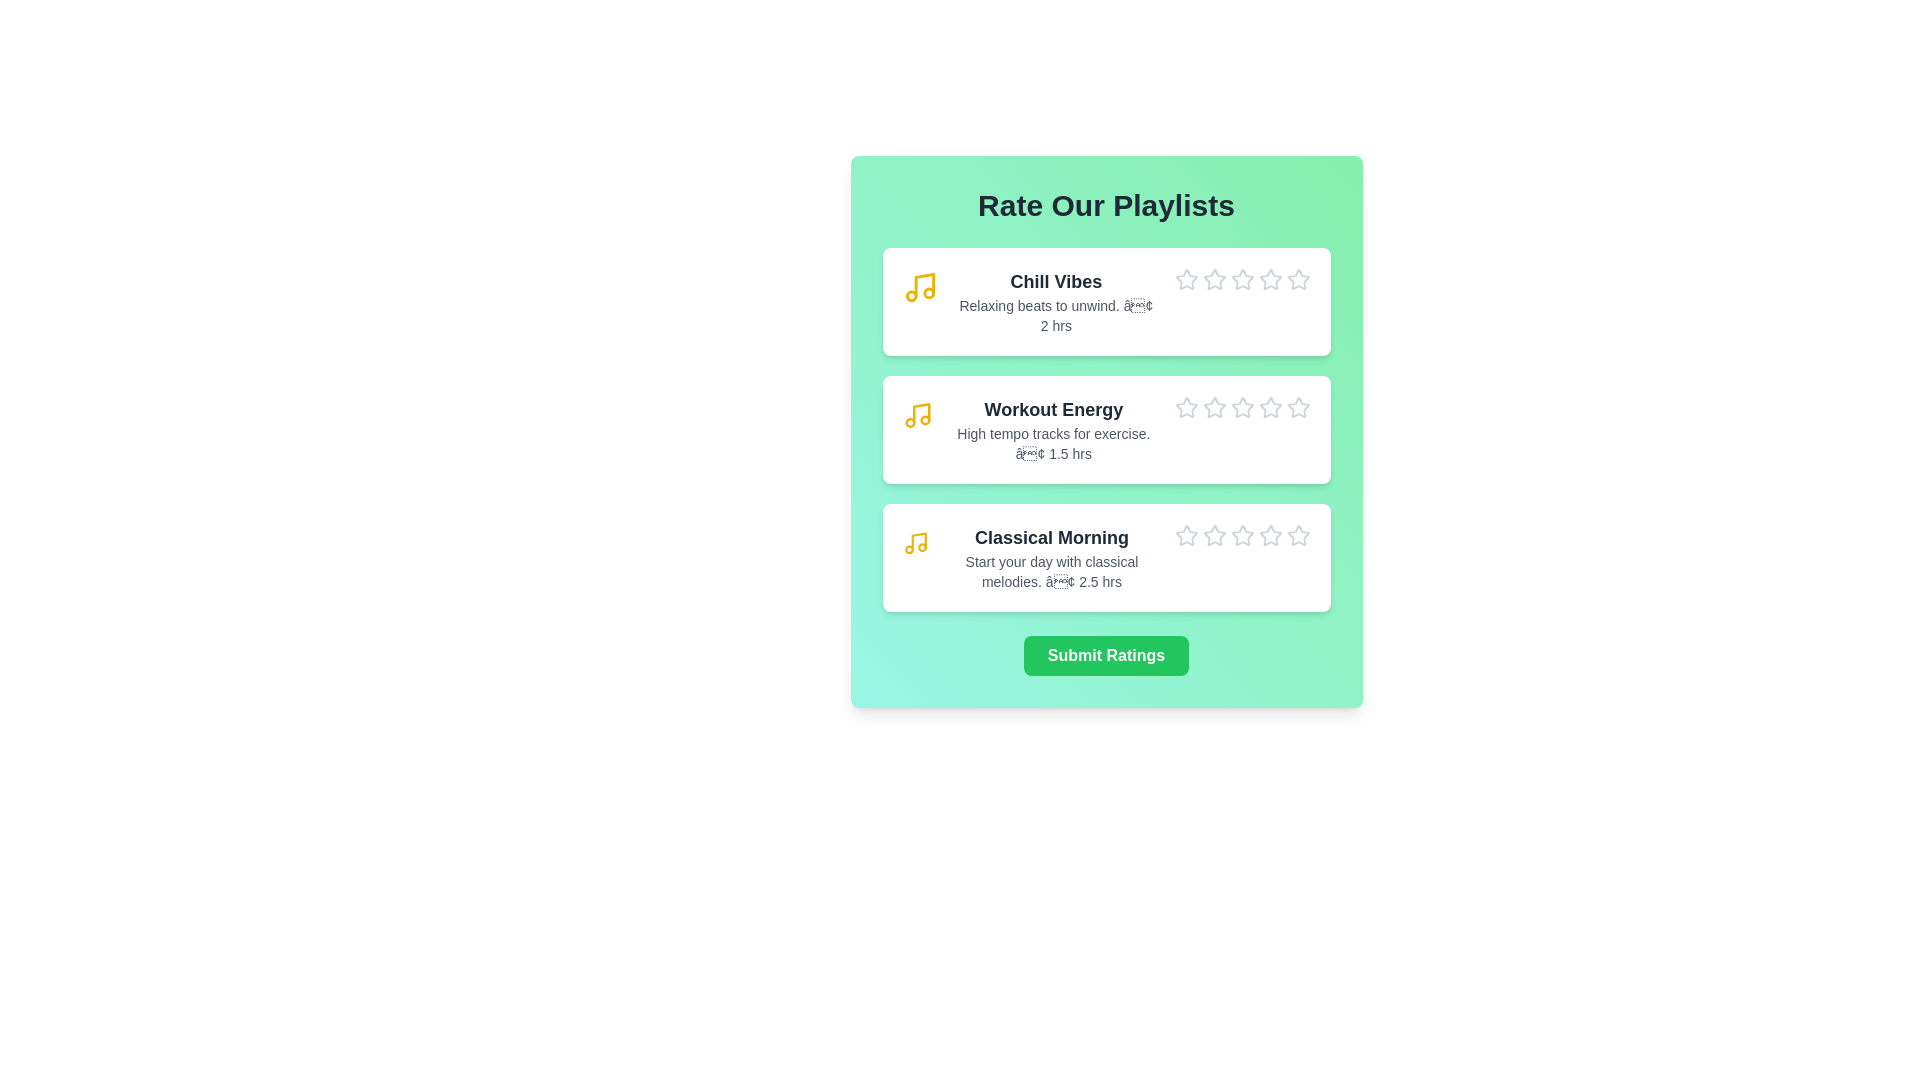 Image resolution: width=1920 pixels, height=1080 pixels. I want to click on the star icon corresponding to 3 stars for the playlist Classical Morning, so click(1229, 523).